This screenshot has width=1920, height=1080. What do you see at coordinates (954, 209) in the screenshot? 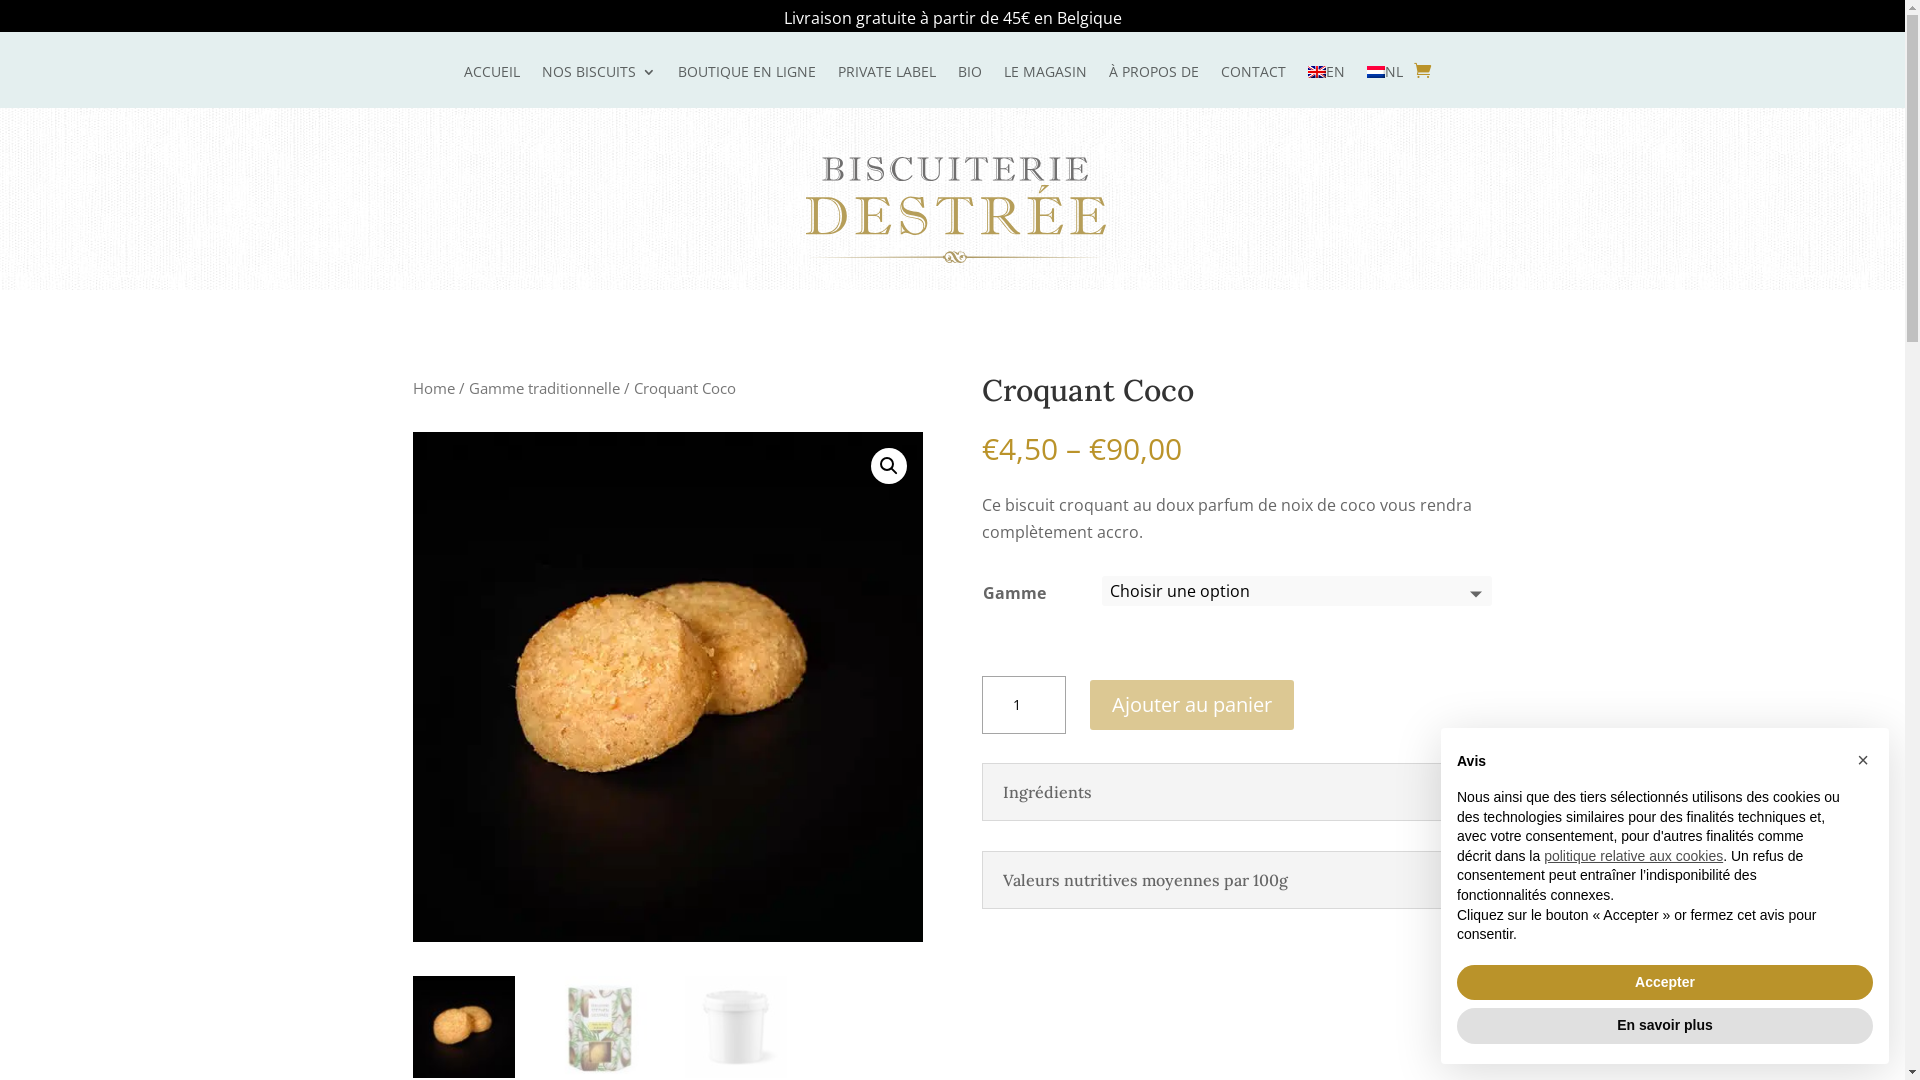
I see `'logo'` at bounding box center [954, 209].